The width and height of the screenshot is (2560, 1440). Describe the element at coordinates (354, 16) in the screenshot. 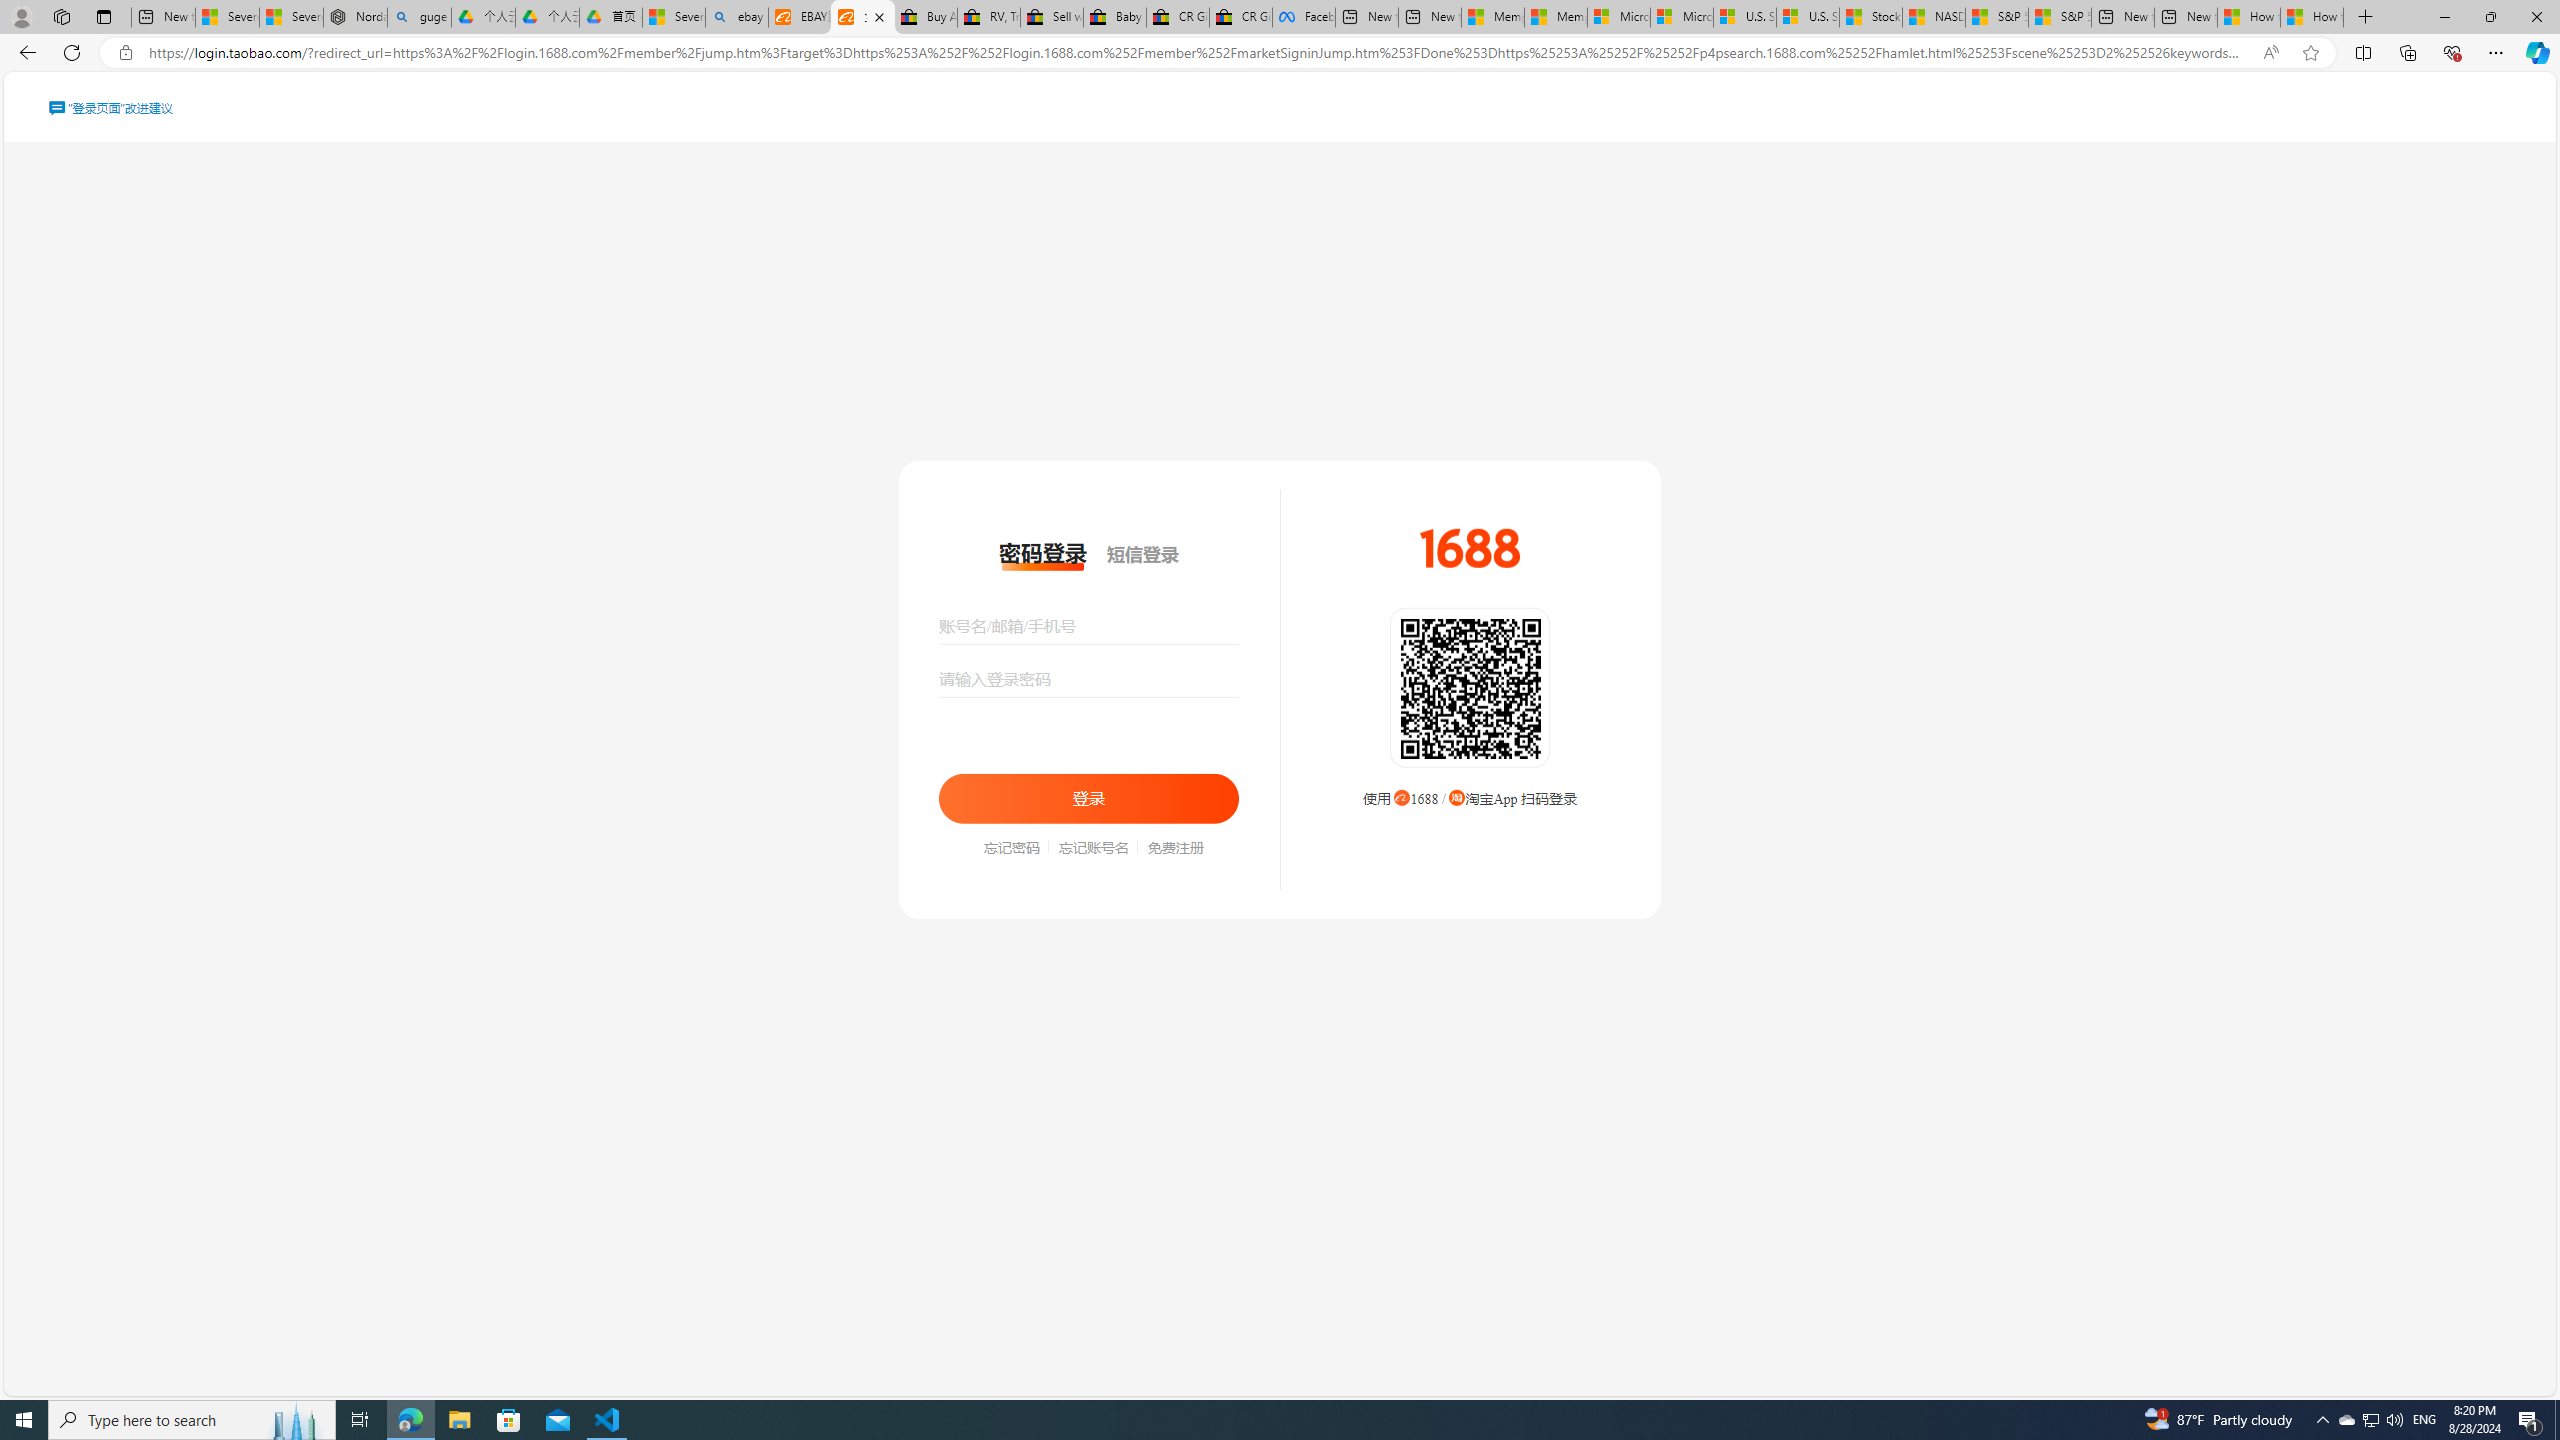

I see `'Nordace - Summer Adventures 2024'` at that location.